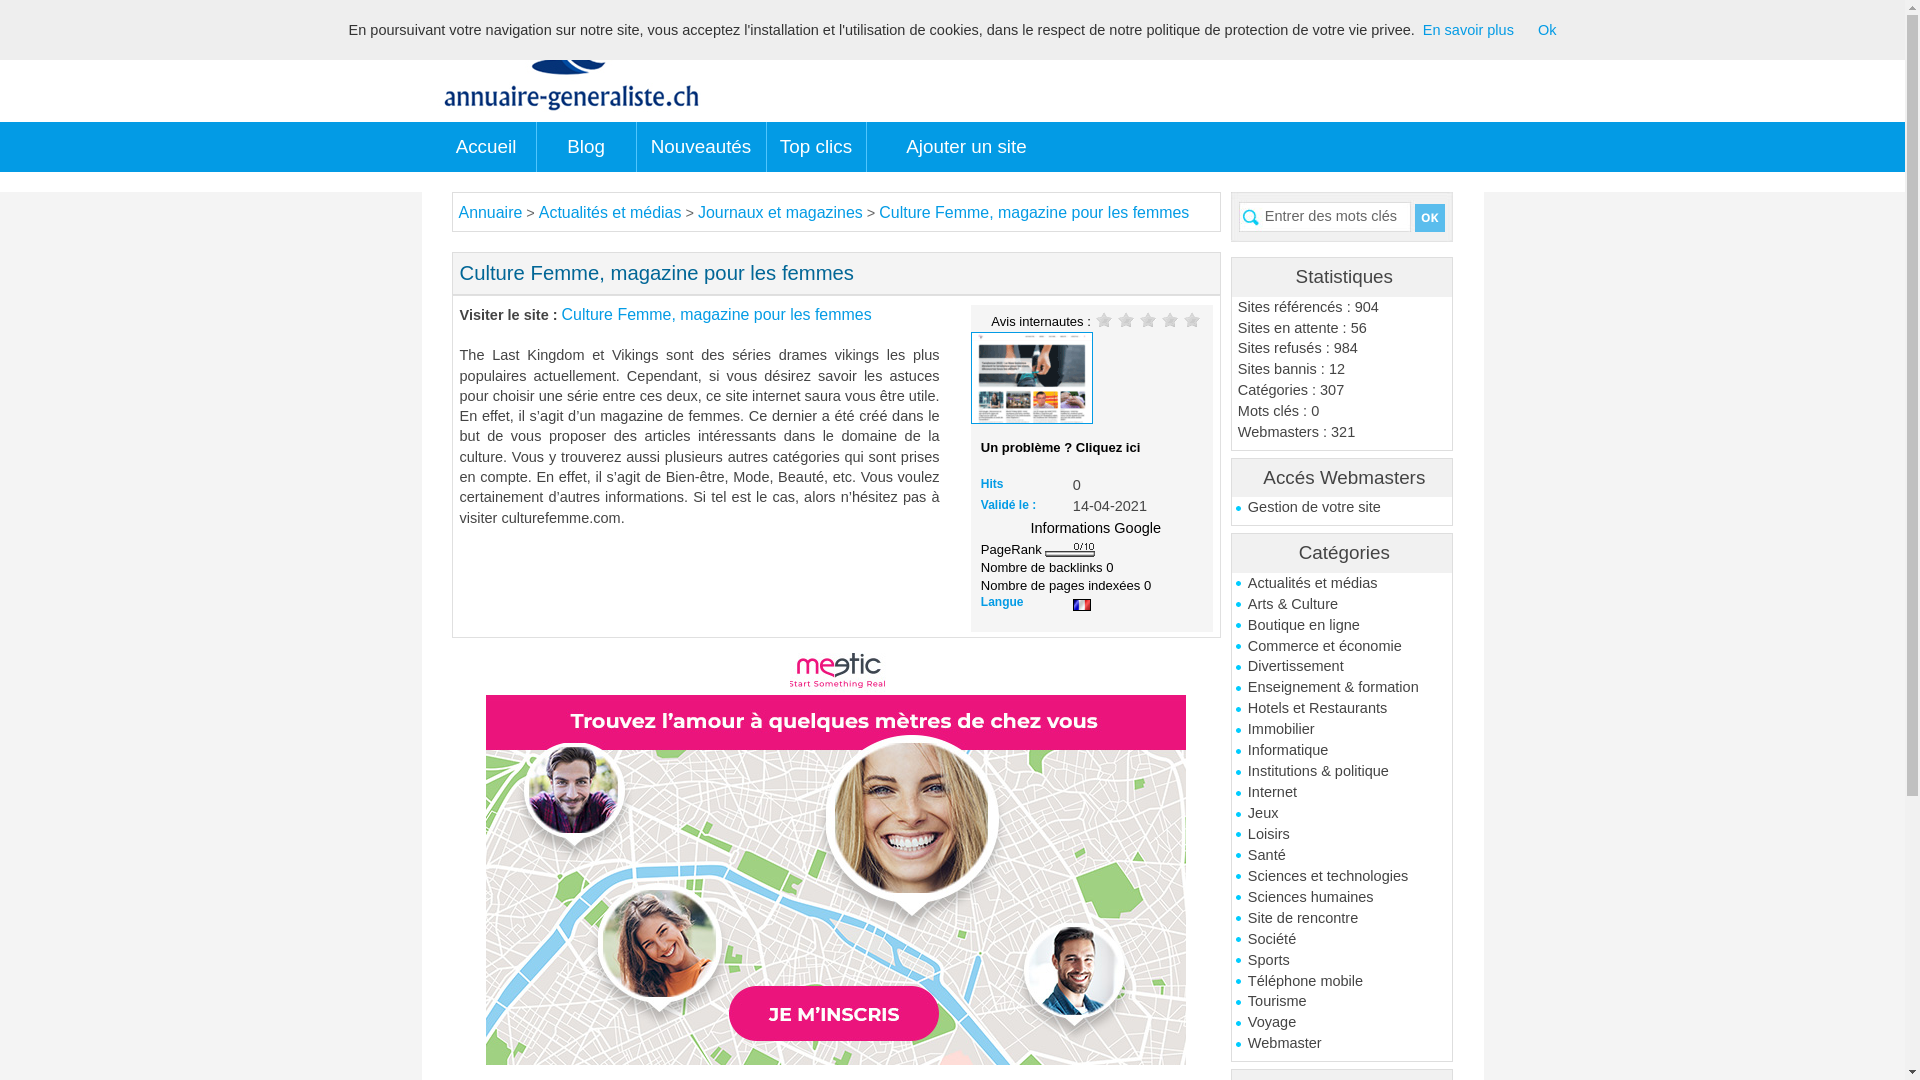 This screenshot has height=1080, width=1920. Describe the element at coordinates (779, 212) in the screenshot. I see `'Journaux et magazines'` at that location.